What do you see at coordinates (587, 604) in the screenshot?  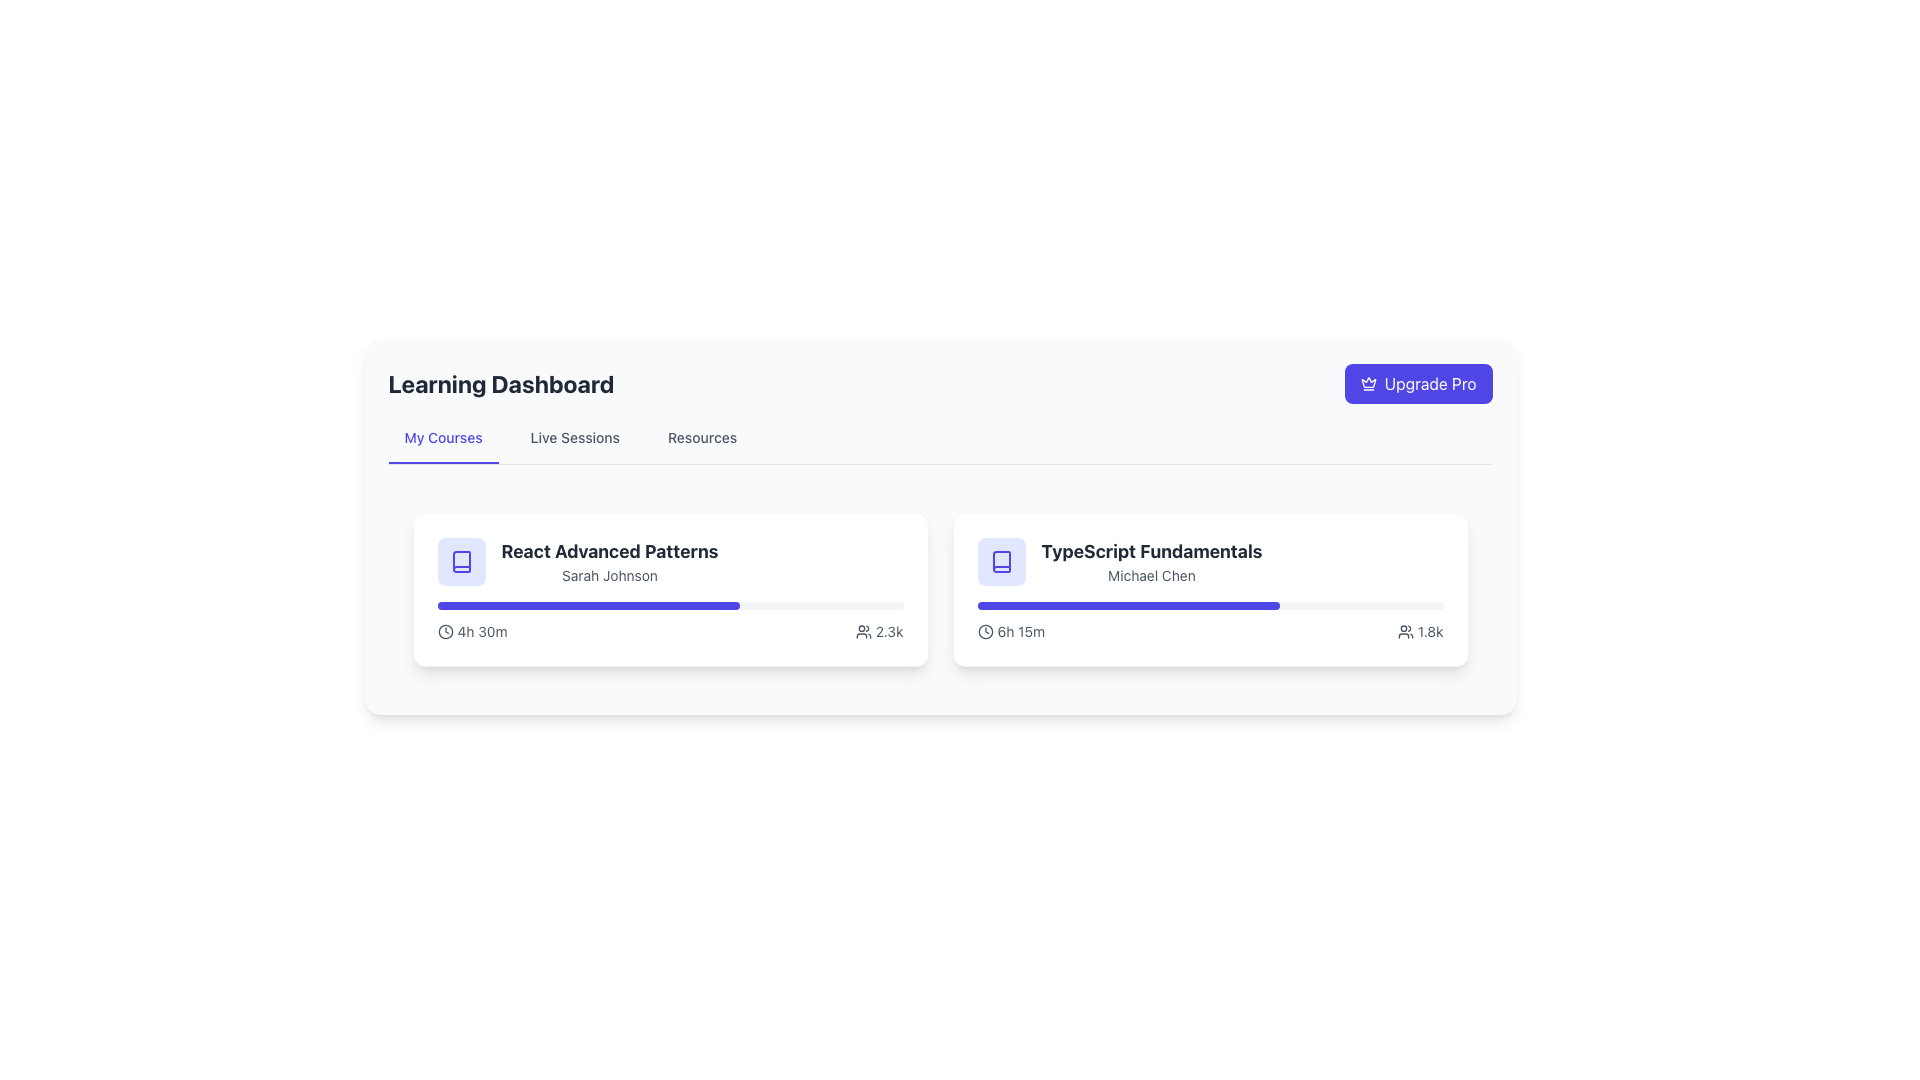 I see `the purple progress bar within the 'React Advanced Patterns' card, which is approximately 65% filled and has a smooth transition effect` at bounding box center [587, 604].